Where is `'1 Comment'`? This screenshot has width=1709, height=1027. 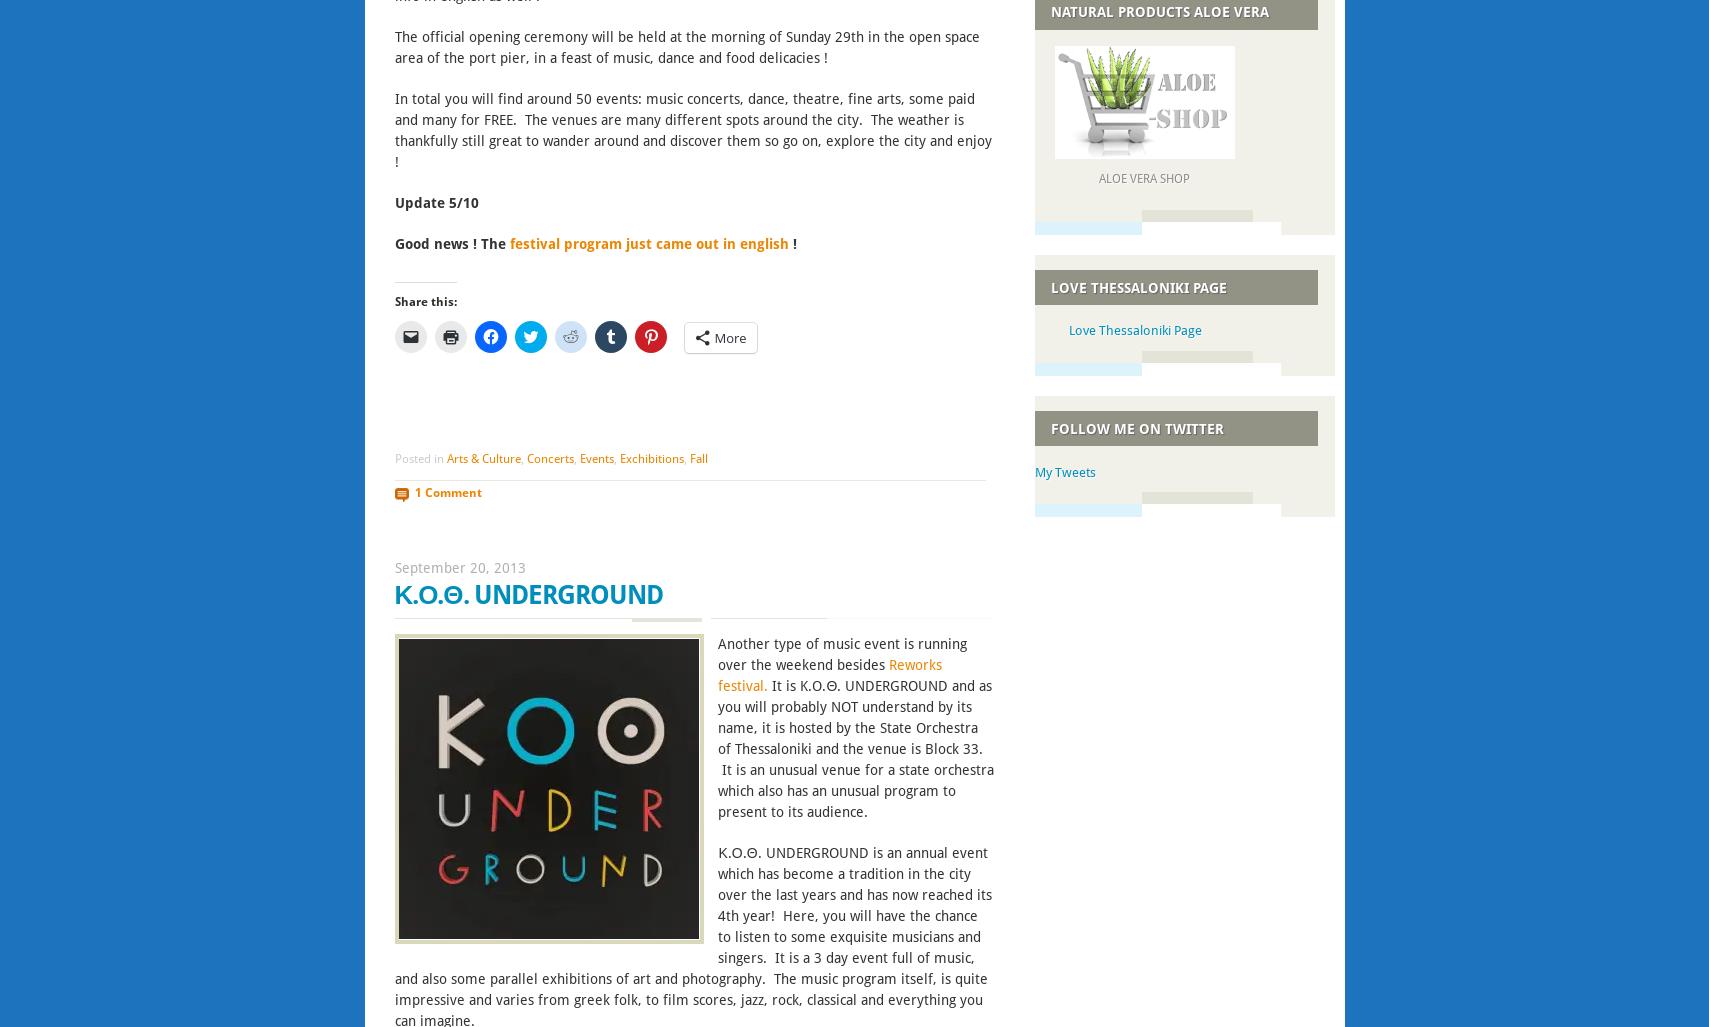
'1 Comment' is located at coordinates (447, 492).